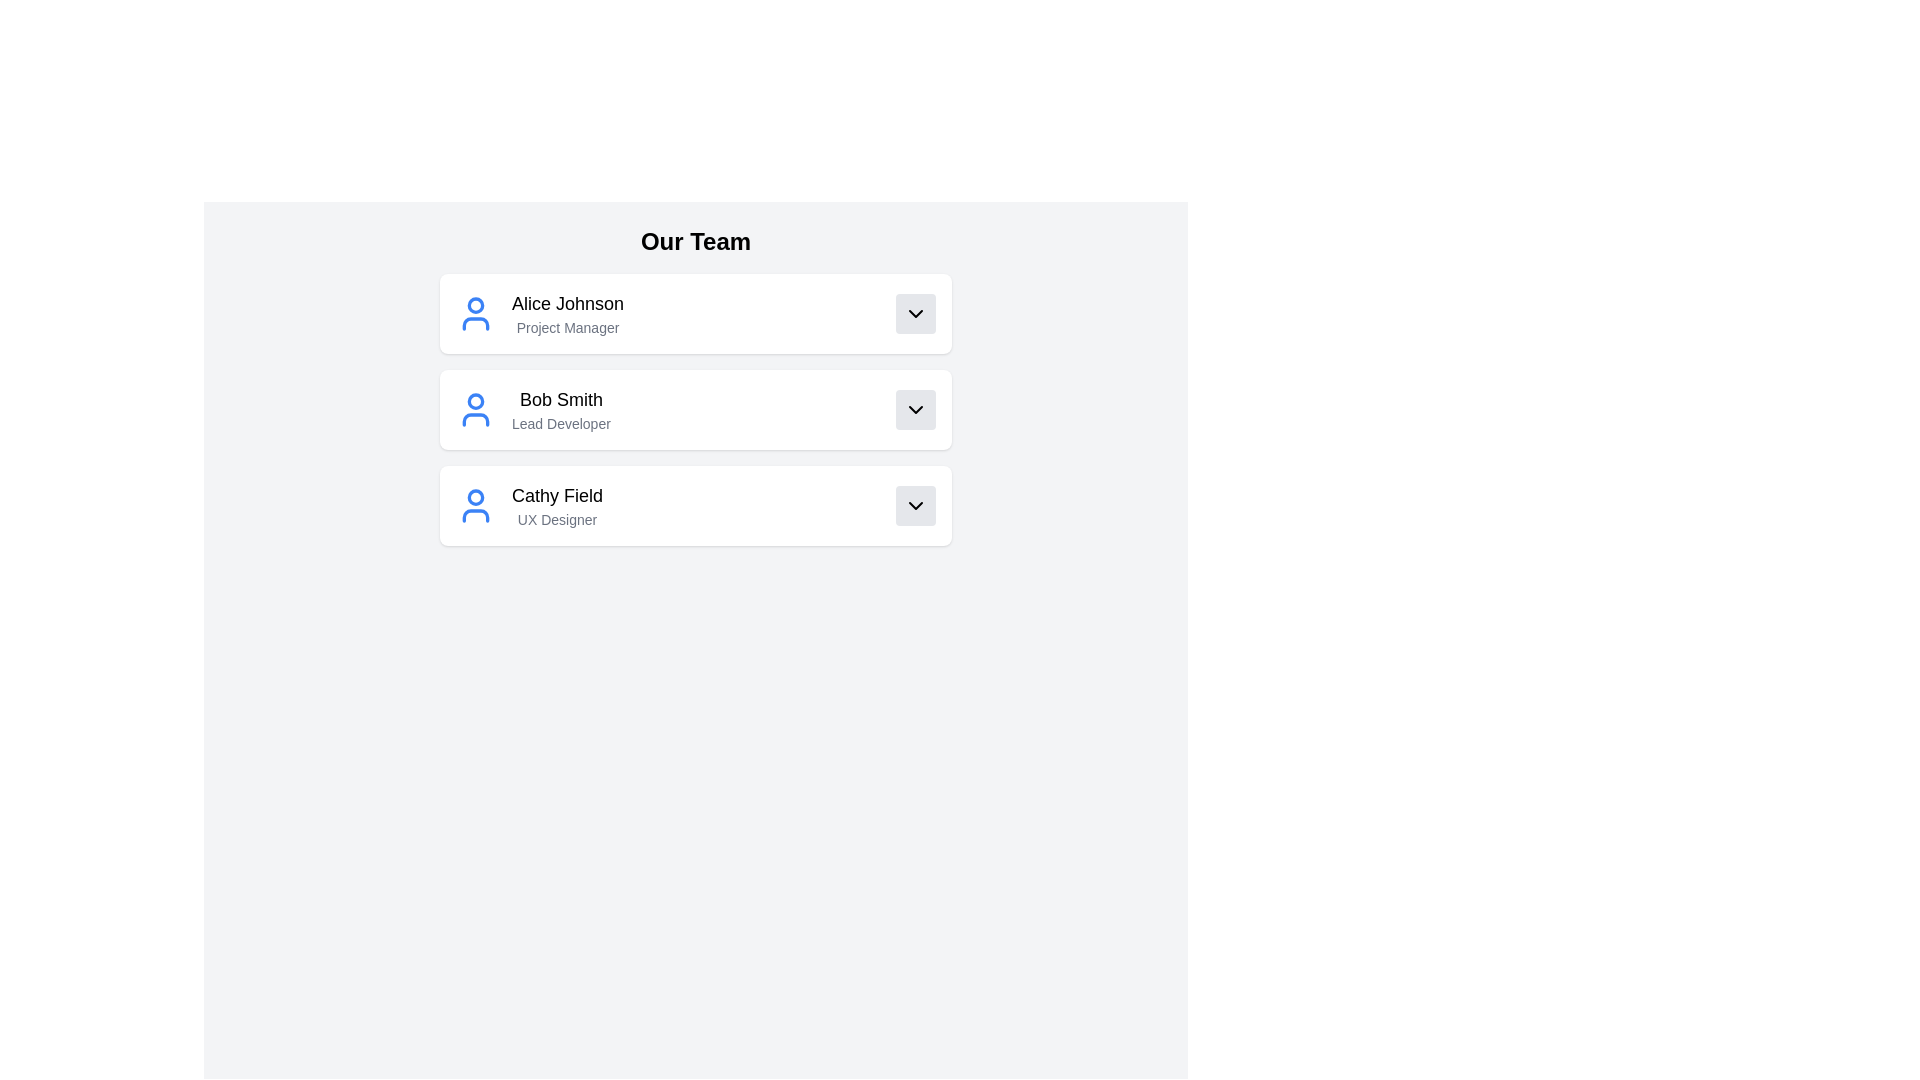 The width and height of the screenshot is (1920, 1080). What do you see at coordinates (567, 326) in the screenshot?
I see `the text label displaying the title 'Project Manager' which is styled in gray color and positioned below 'Alice Johnson' in the 'Our Team' section` at bounding box center [567, 326].